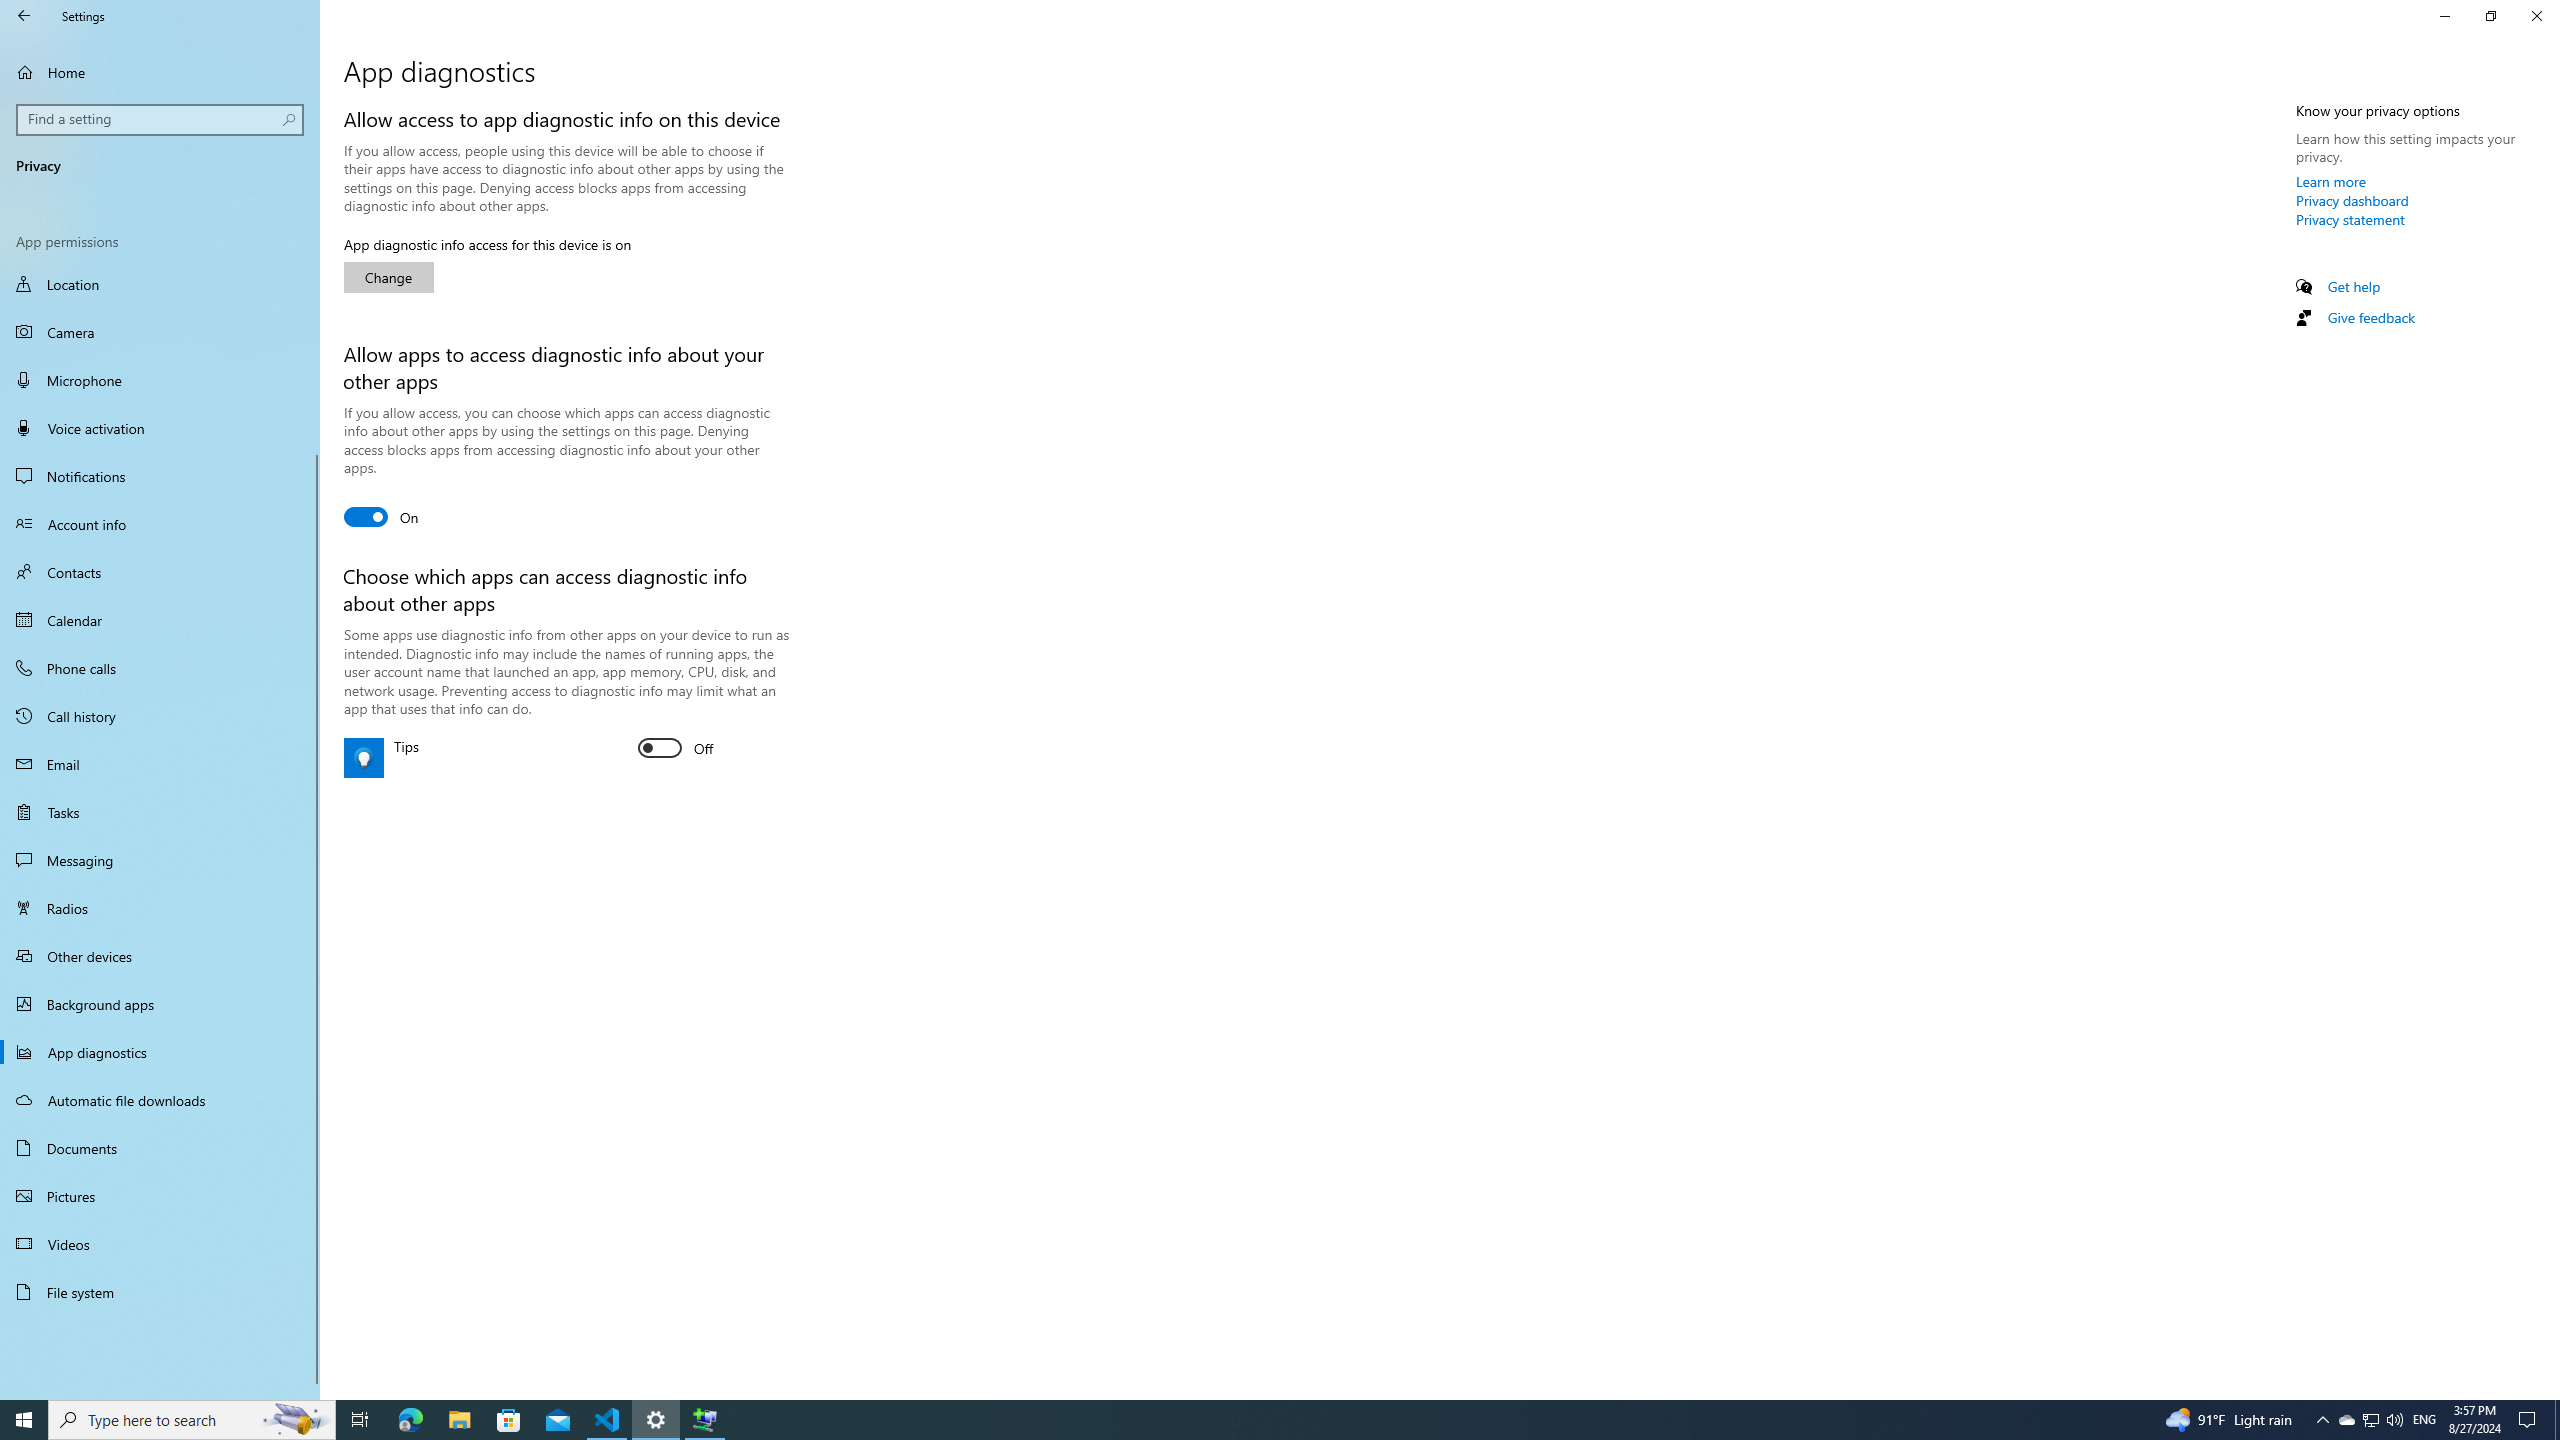 This screenshot has height=1440, width=2560. What do you see at coordinates (159, 1148) in the screenshot?
I see `'Documents'` at bounding box center [159, 1148].